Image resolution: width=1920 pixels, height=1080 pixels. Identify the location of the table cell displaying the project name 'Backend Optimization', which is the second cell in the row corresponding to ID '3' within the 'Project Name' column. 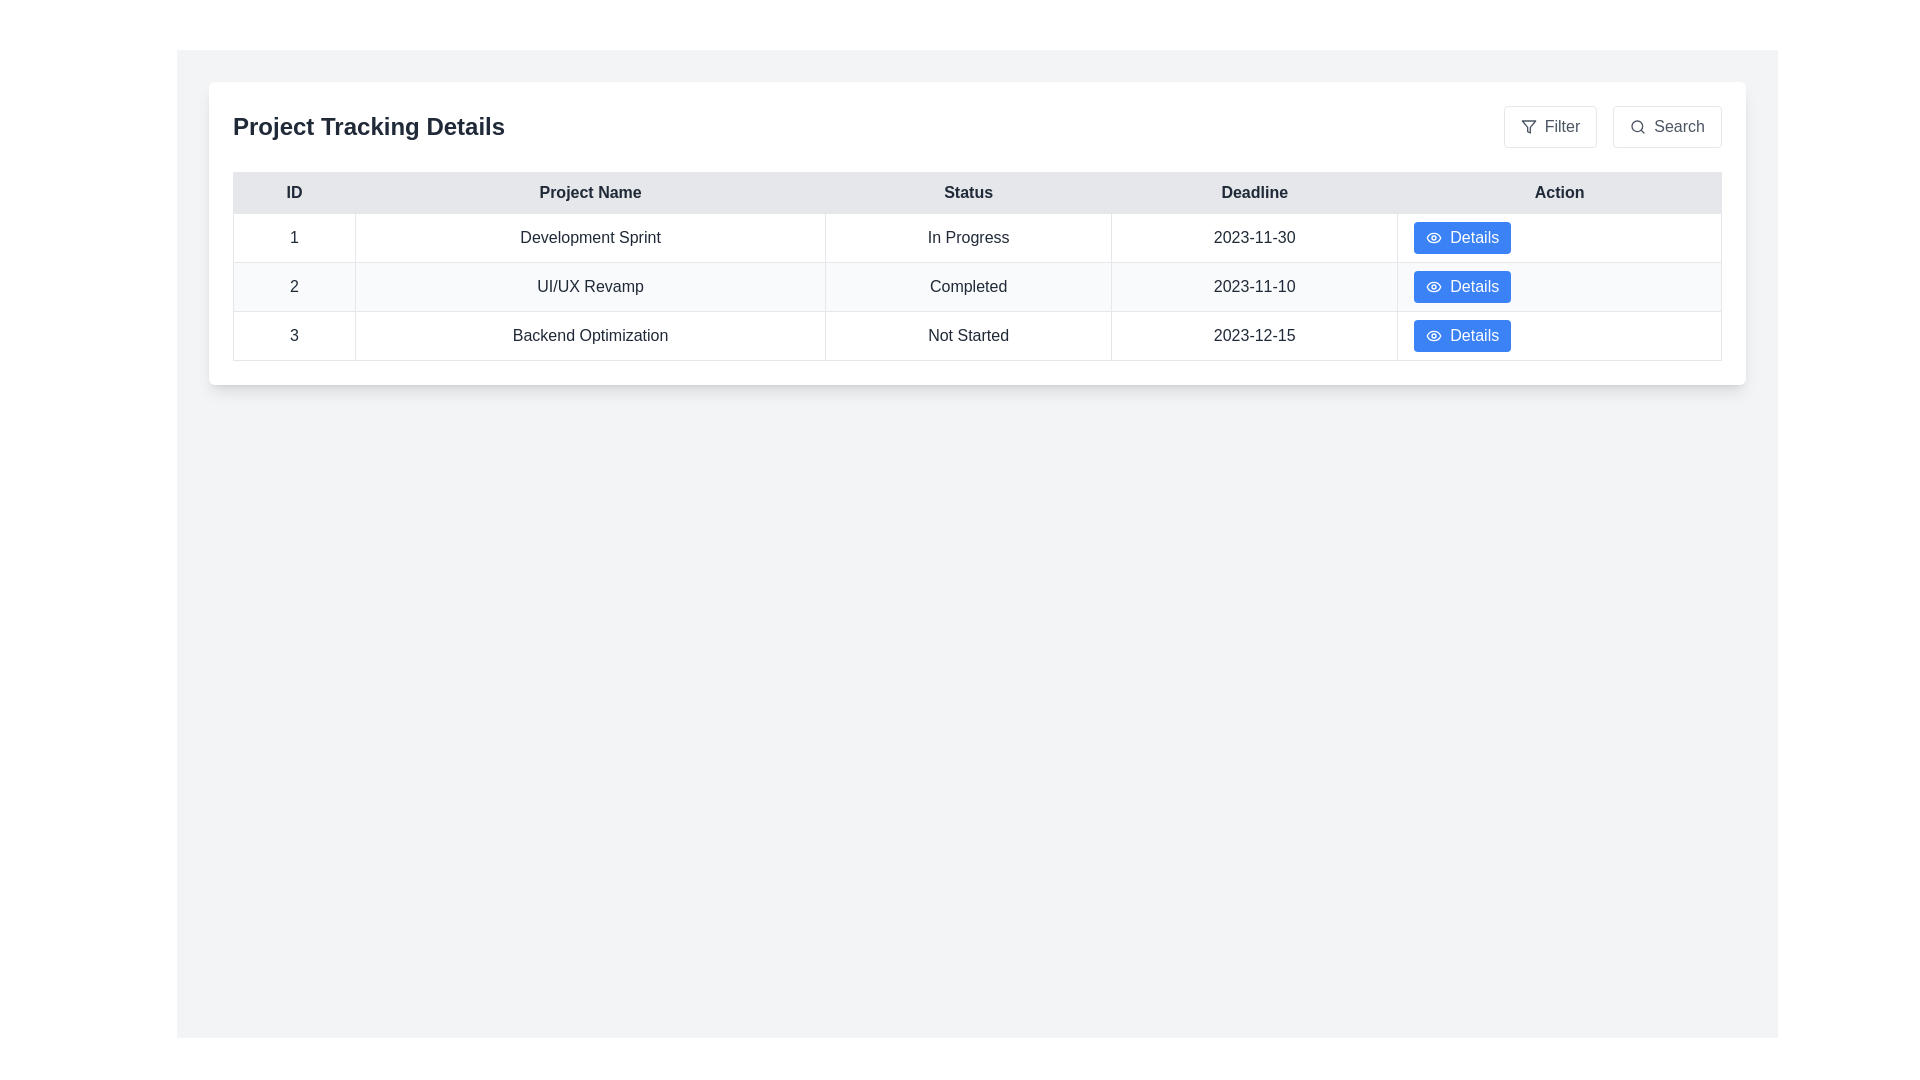
(589, 334).